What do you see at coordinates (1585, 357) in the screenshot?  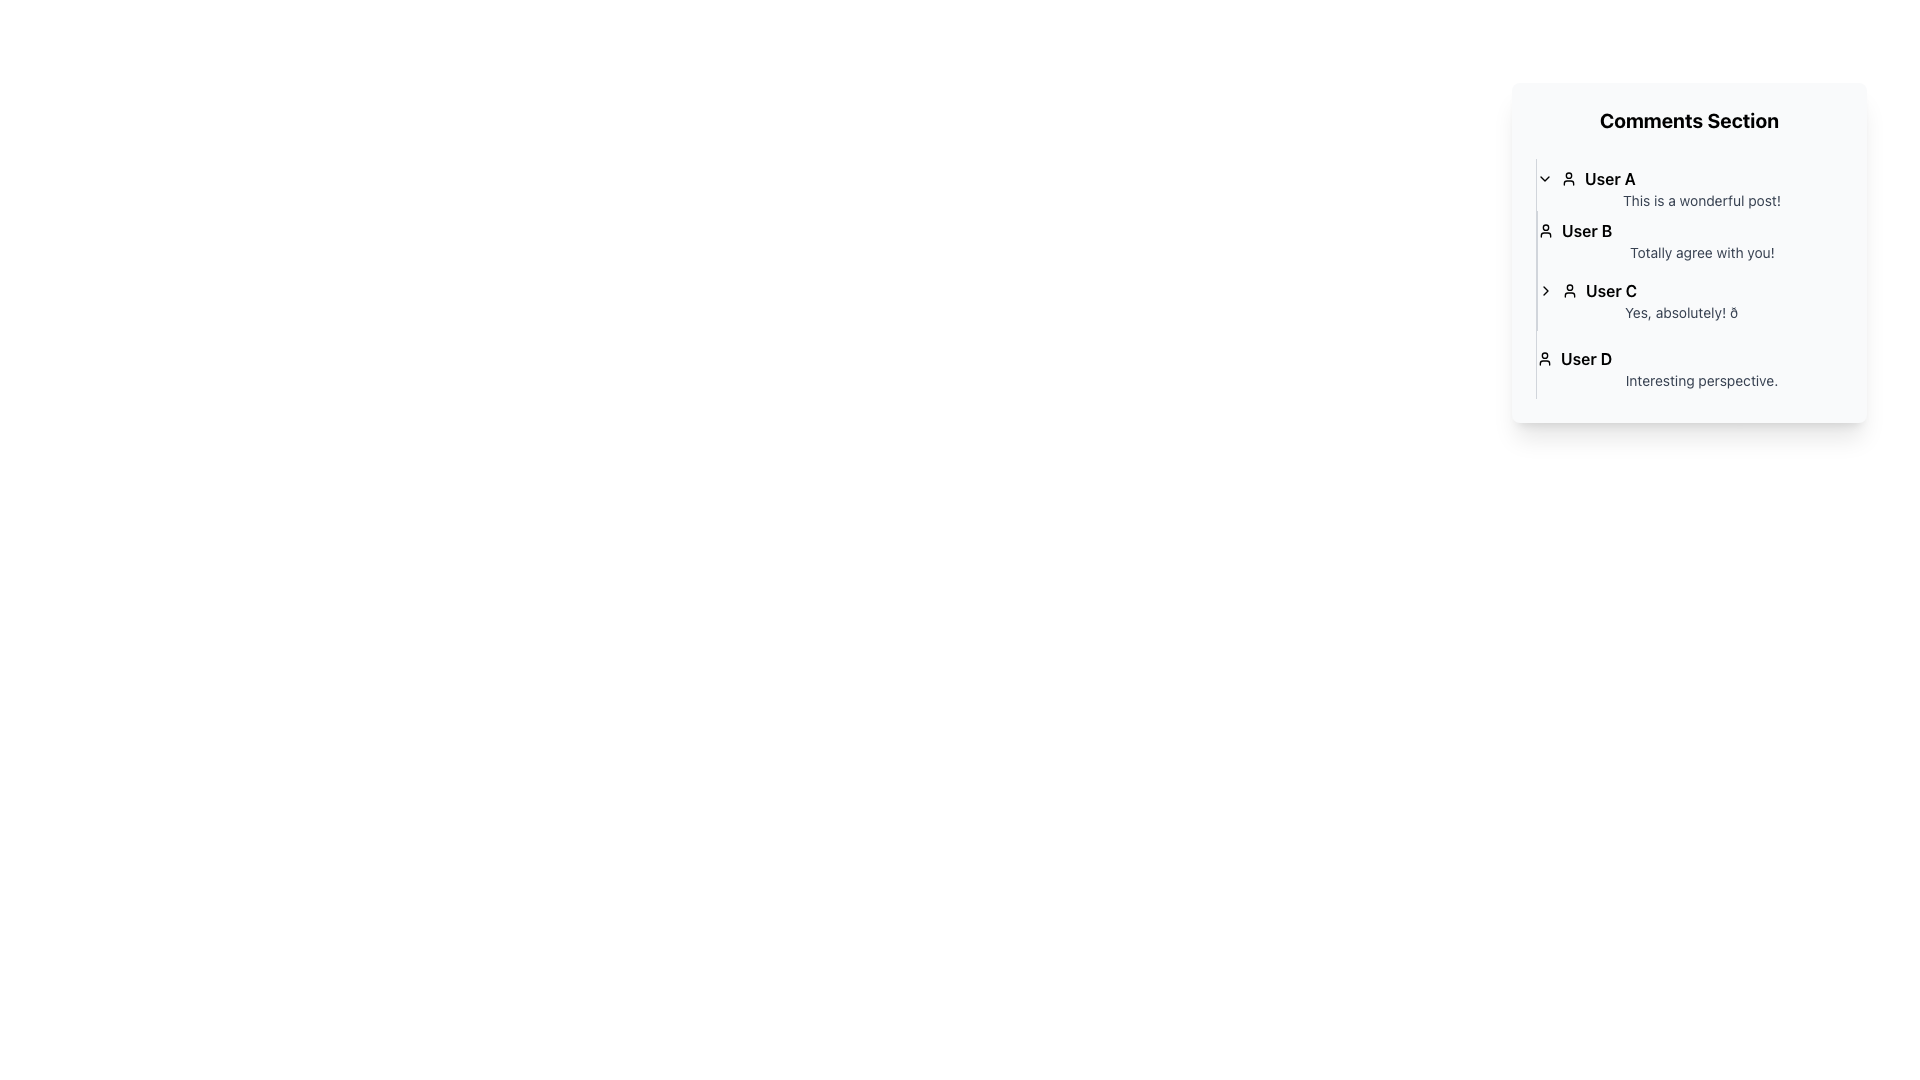 I see `the text label indicating 'User D' in the comments area, which serves as an identifier for the comment author` at bounding box center [1585, 357].